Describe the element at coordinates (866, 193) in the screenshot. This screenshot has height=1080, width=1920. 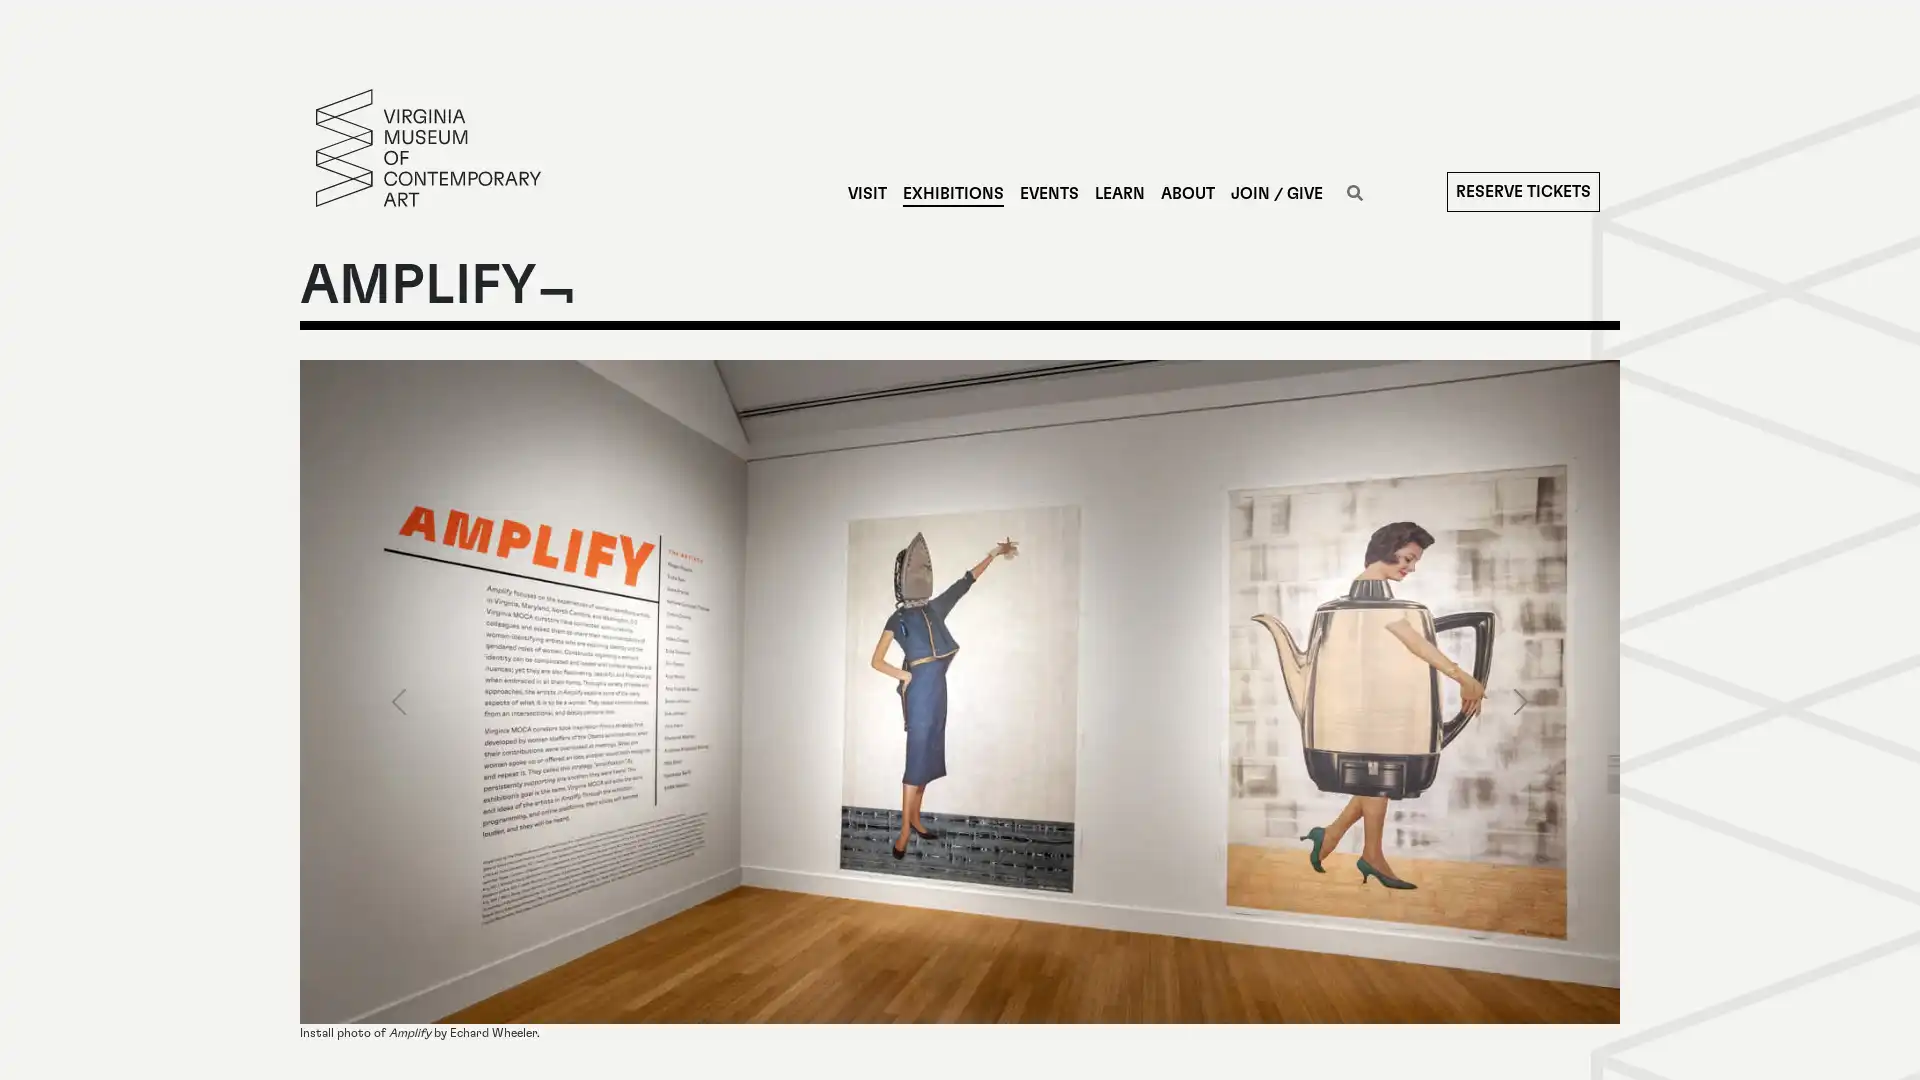
I see `VISIT` at that location.